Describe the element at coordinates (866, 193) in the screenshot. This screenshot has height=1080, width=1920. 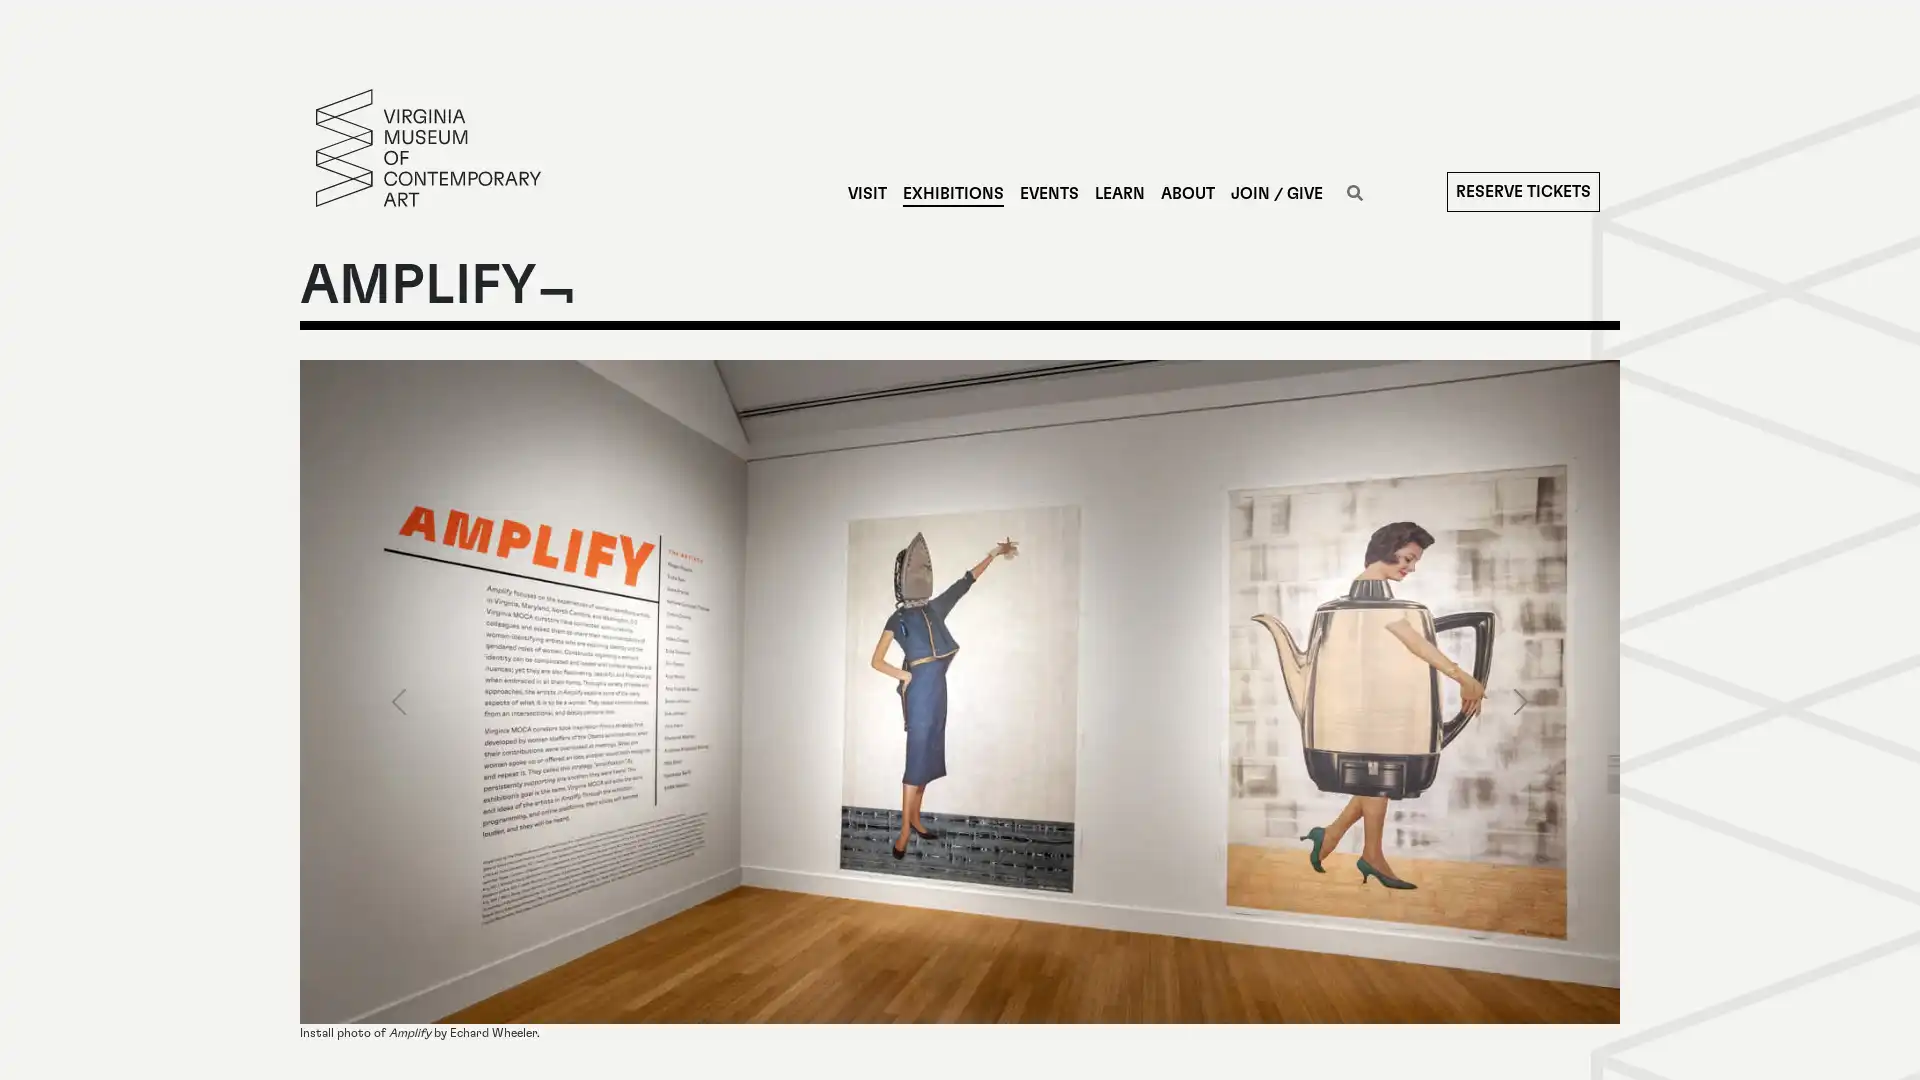
I see `VISIT` at that location.